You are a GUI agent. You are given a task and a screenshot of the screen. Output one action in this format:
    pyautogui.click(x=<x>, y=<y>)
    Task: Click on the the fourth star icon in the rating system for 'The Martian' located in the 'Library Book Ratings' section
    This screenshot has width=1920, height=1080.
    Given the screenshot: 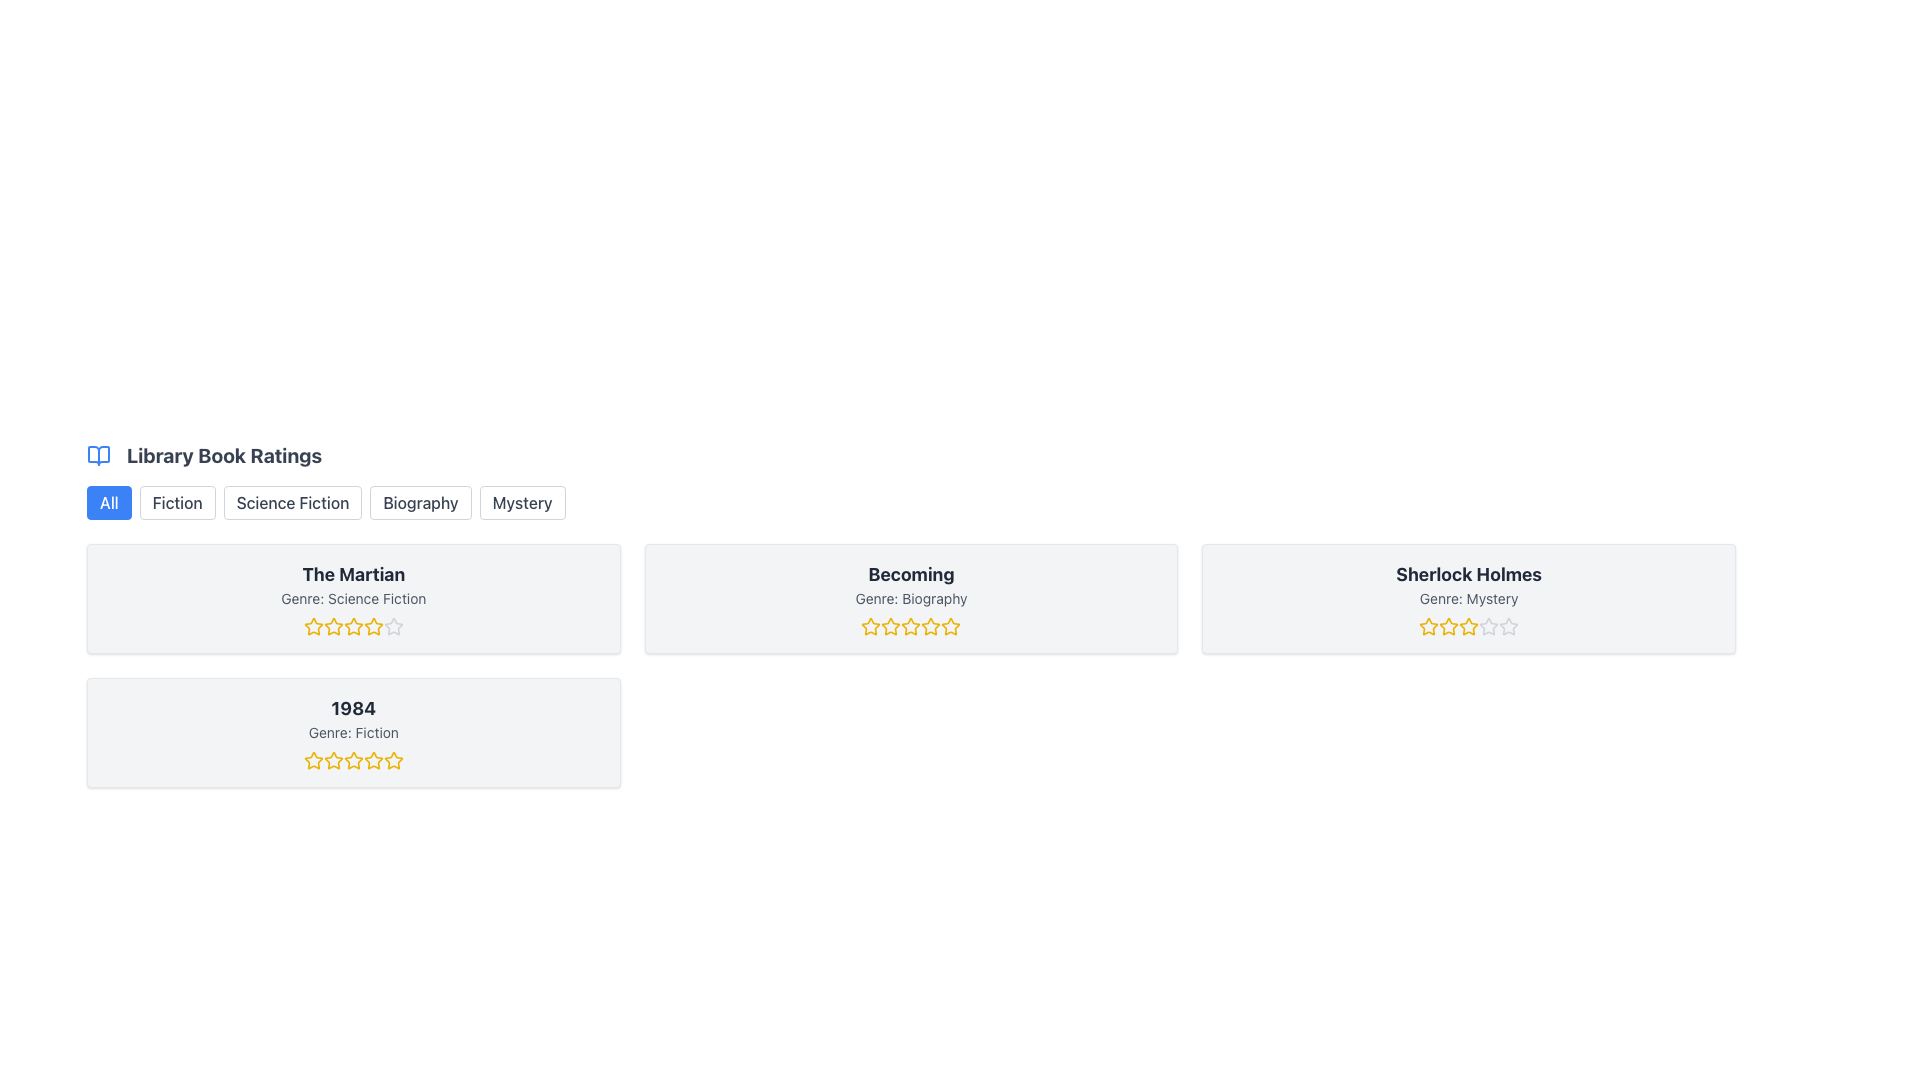 What is the action you would take?
    pyautogui.click(x=373, y=625)
    